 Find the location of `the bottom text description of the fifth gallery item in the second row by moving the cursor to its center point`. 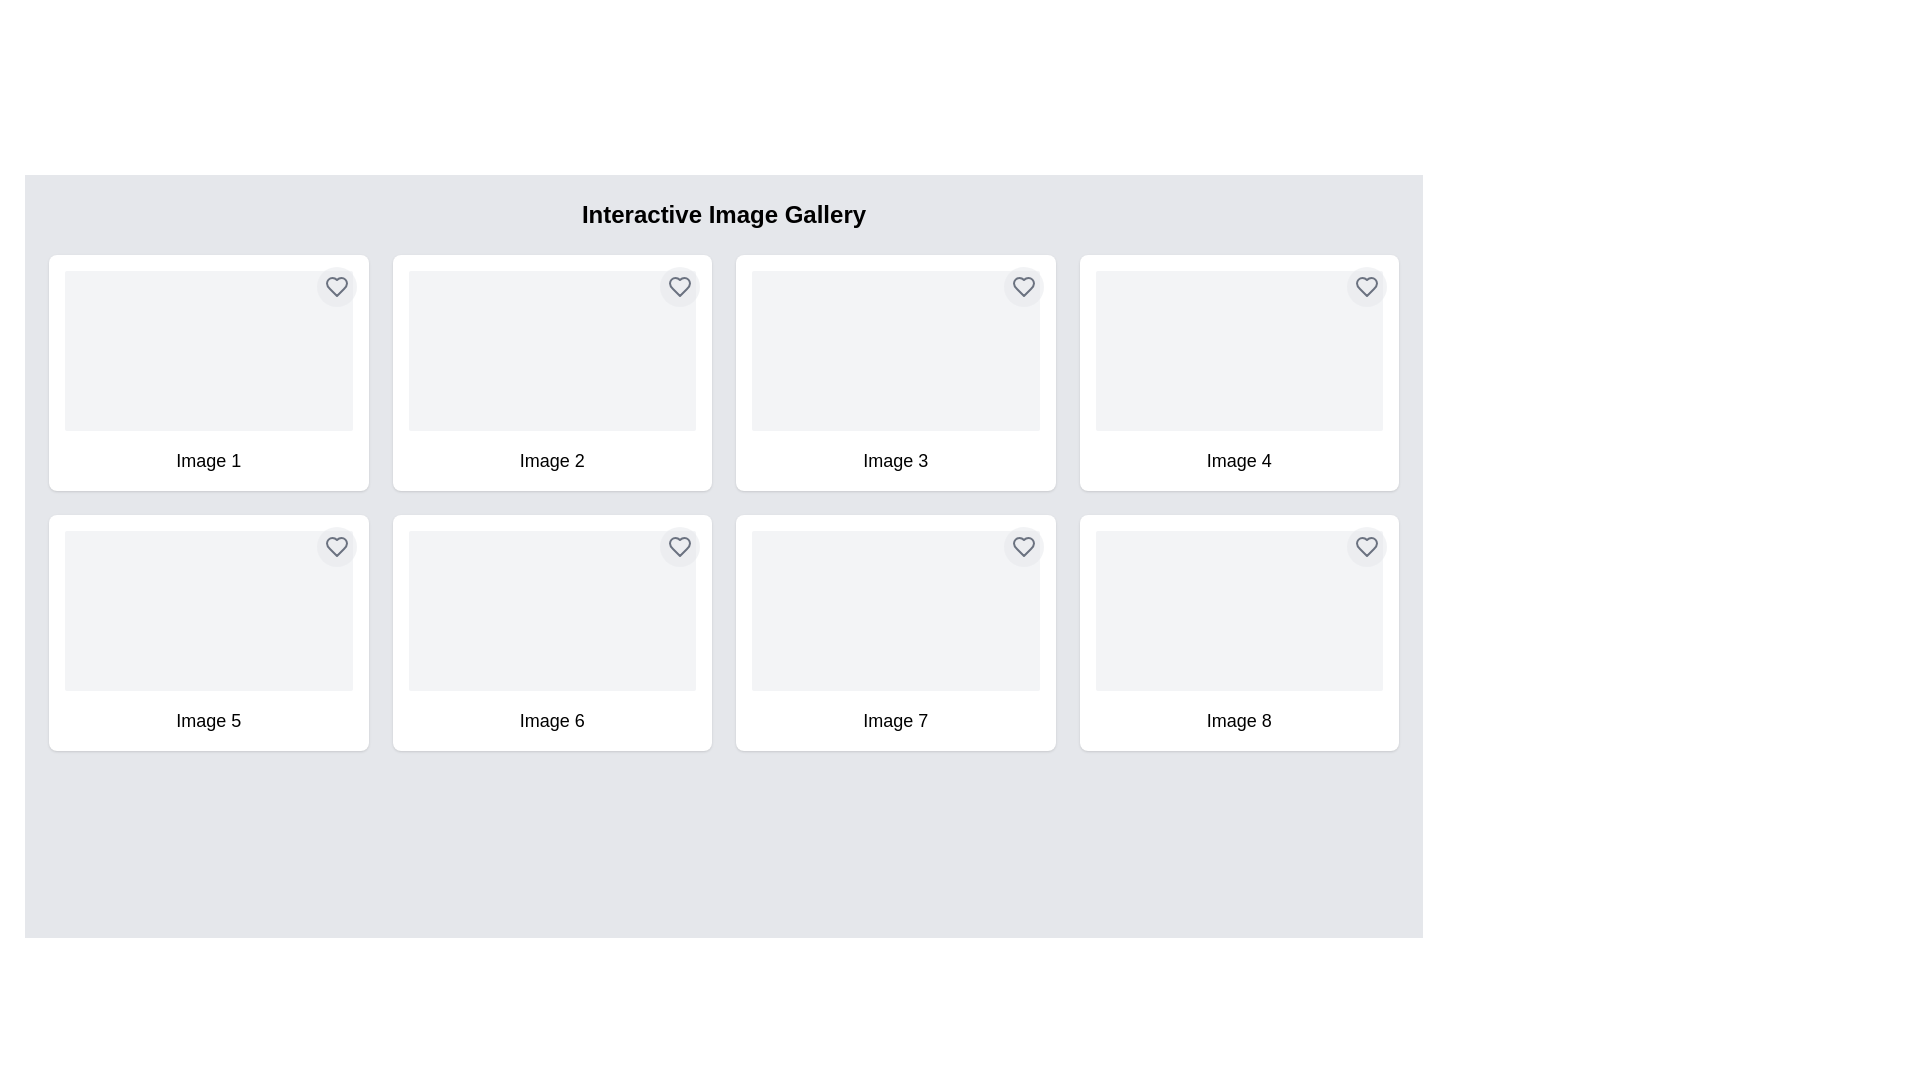

the bottom text description of the fifth gallery item in the second row by moving the cursor to its center point is located at coordinates (208, 721).